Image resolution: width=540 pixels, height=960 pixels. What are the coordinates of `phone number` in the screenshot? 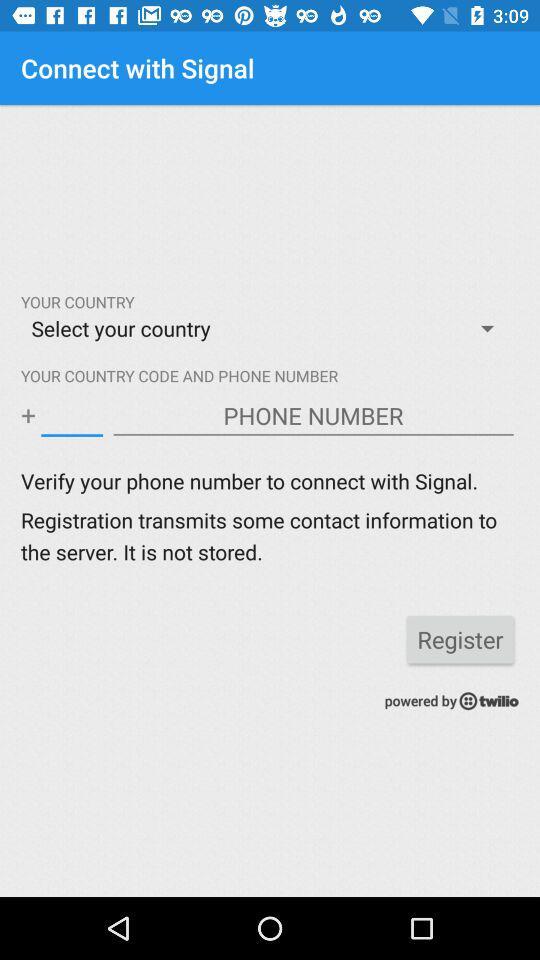 It's located at (313, 415).